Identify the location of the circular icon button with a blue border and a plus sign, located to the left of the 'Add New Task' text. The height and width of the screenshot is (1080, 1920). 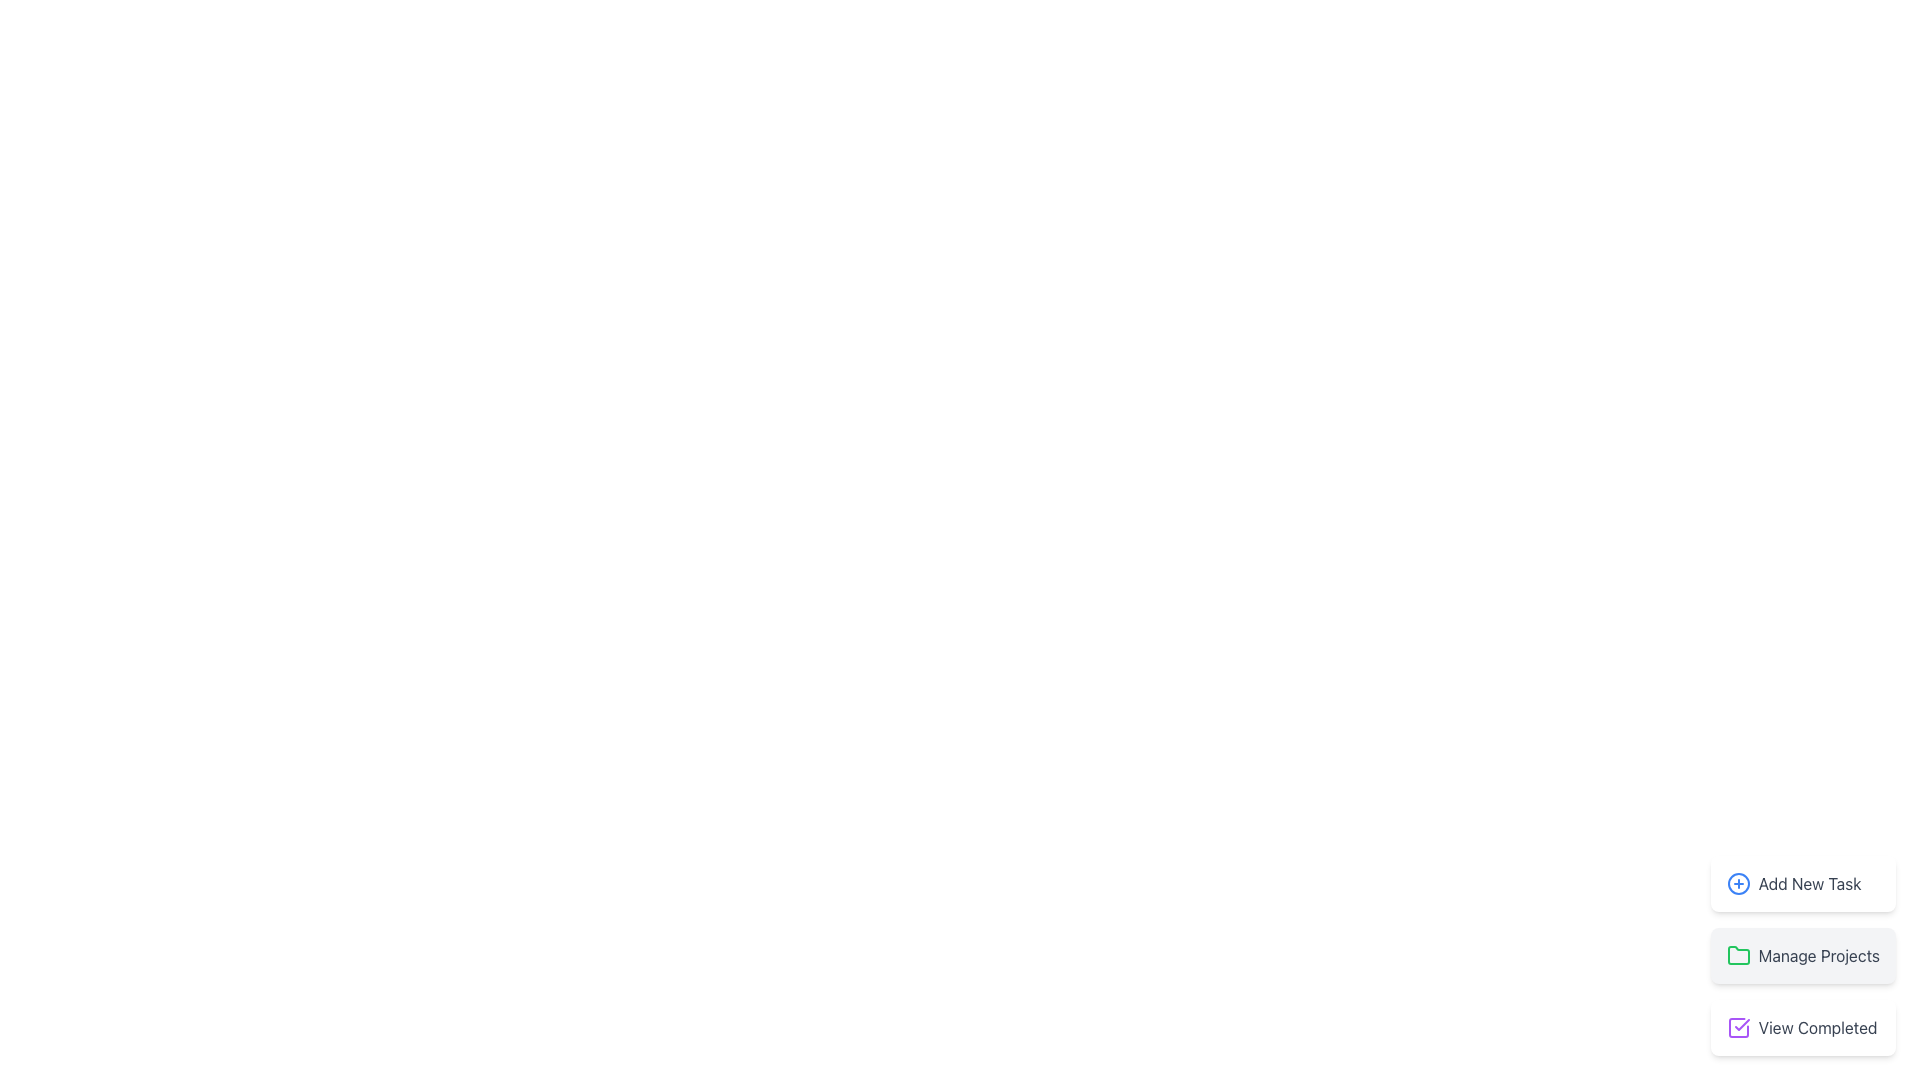
(1737, 882).